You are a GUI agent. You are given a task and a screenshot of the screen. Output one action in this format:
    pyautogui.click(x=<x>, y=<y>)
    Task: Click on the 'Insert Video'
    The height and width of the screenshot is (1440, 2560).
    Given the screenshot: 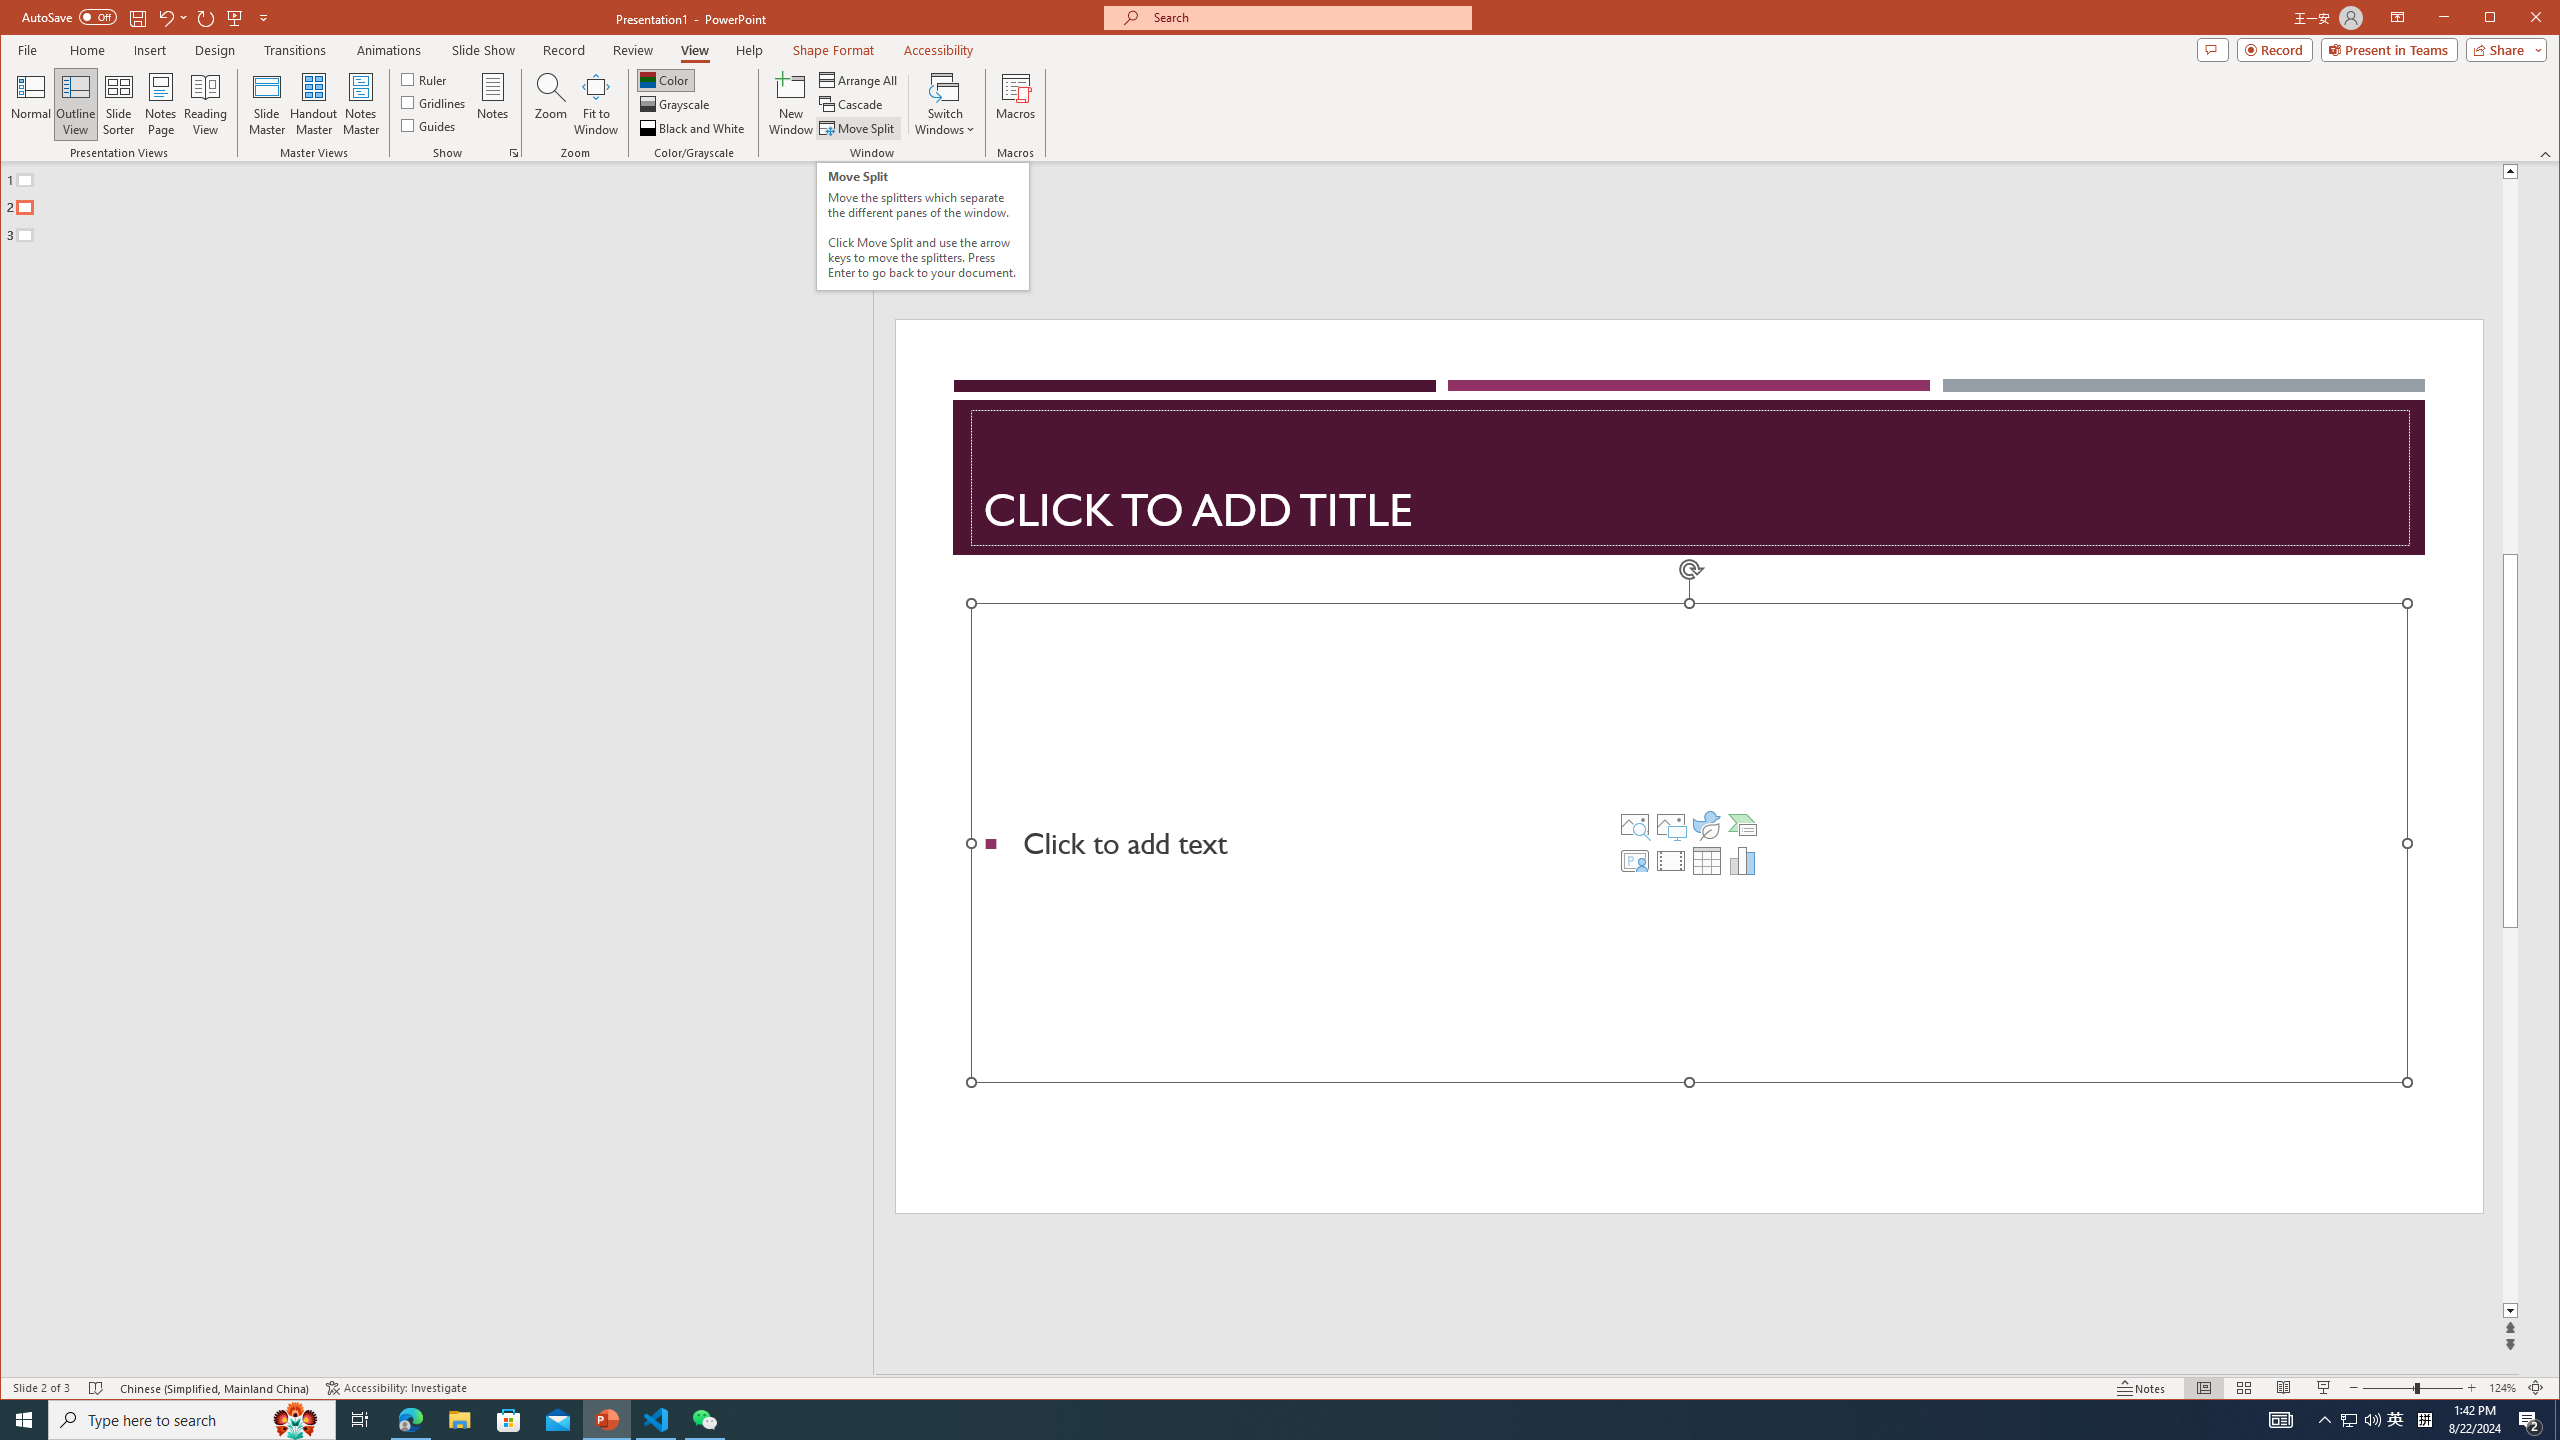 What is the action you would take?
    pyautogui.click(x=1670, y=861)
    